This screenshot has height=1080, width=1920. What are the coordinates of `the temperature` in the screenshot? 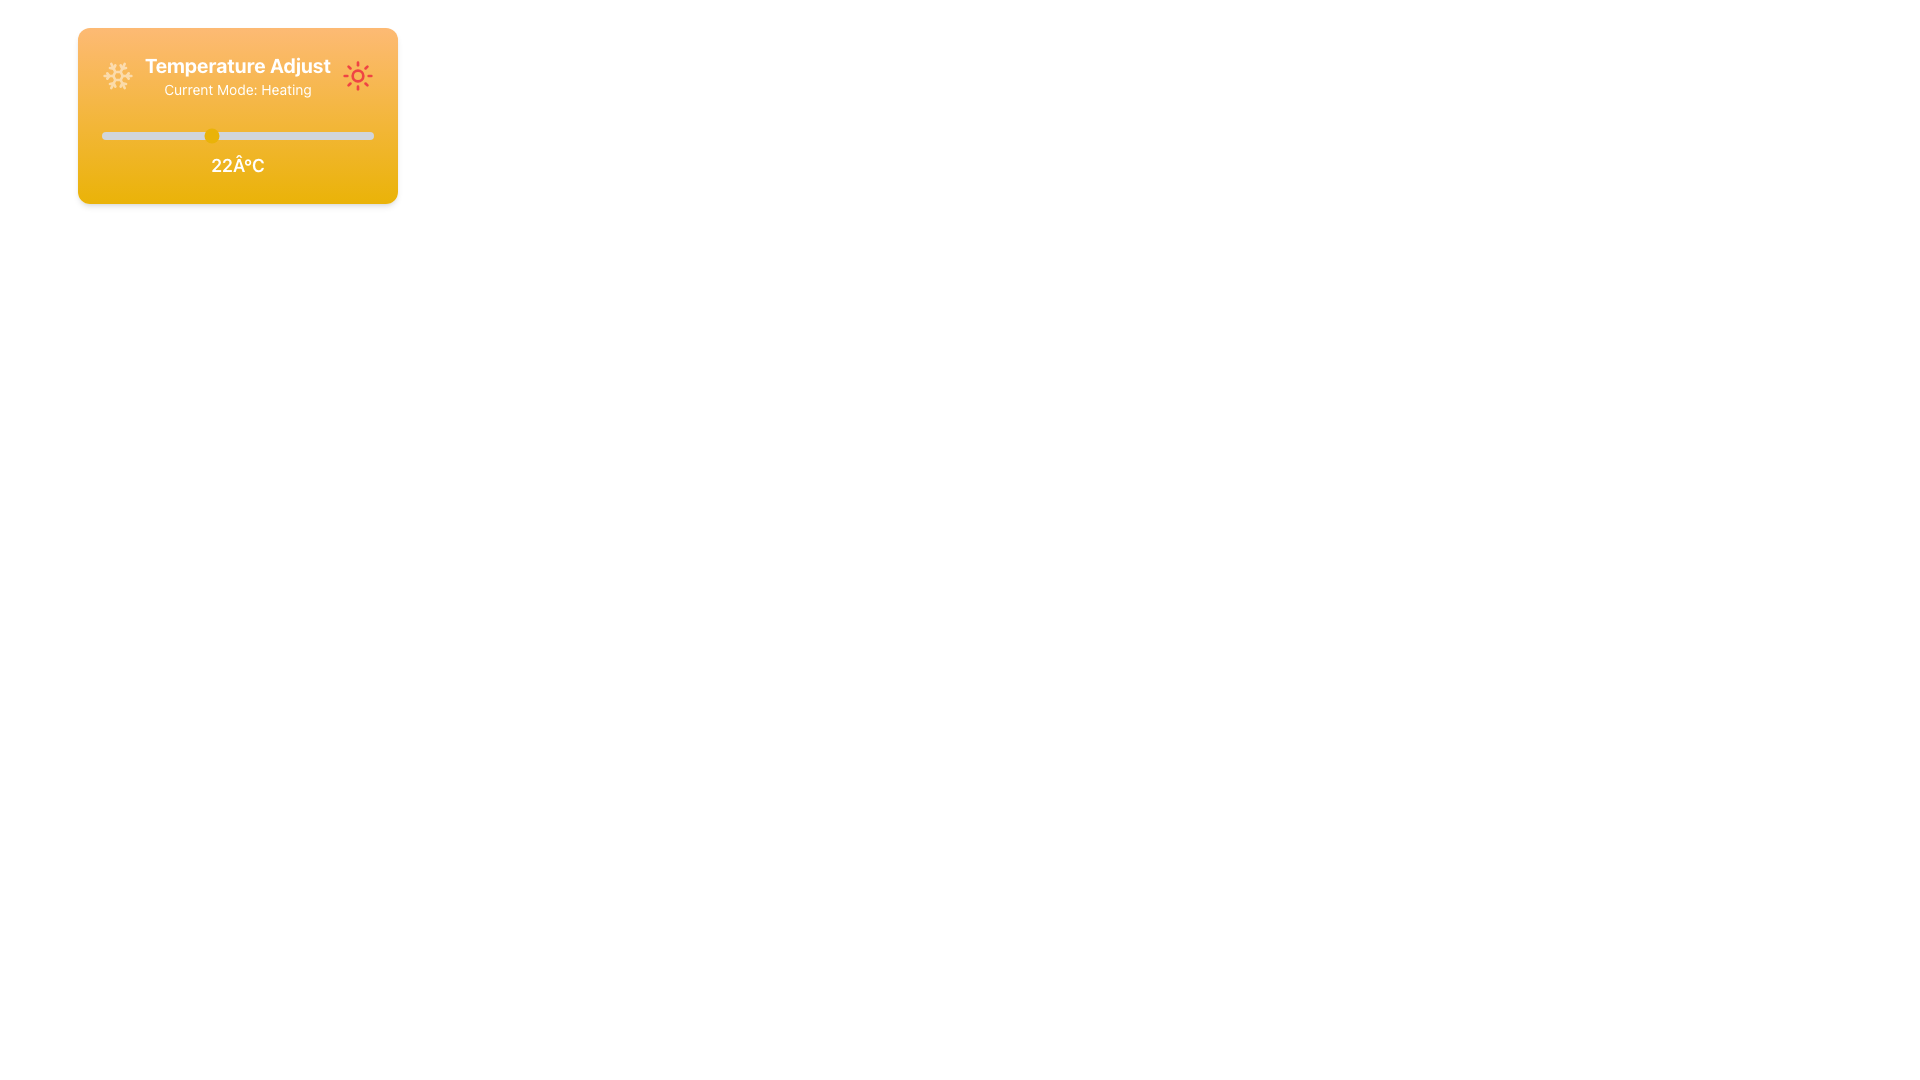 It's located at (109, 135).